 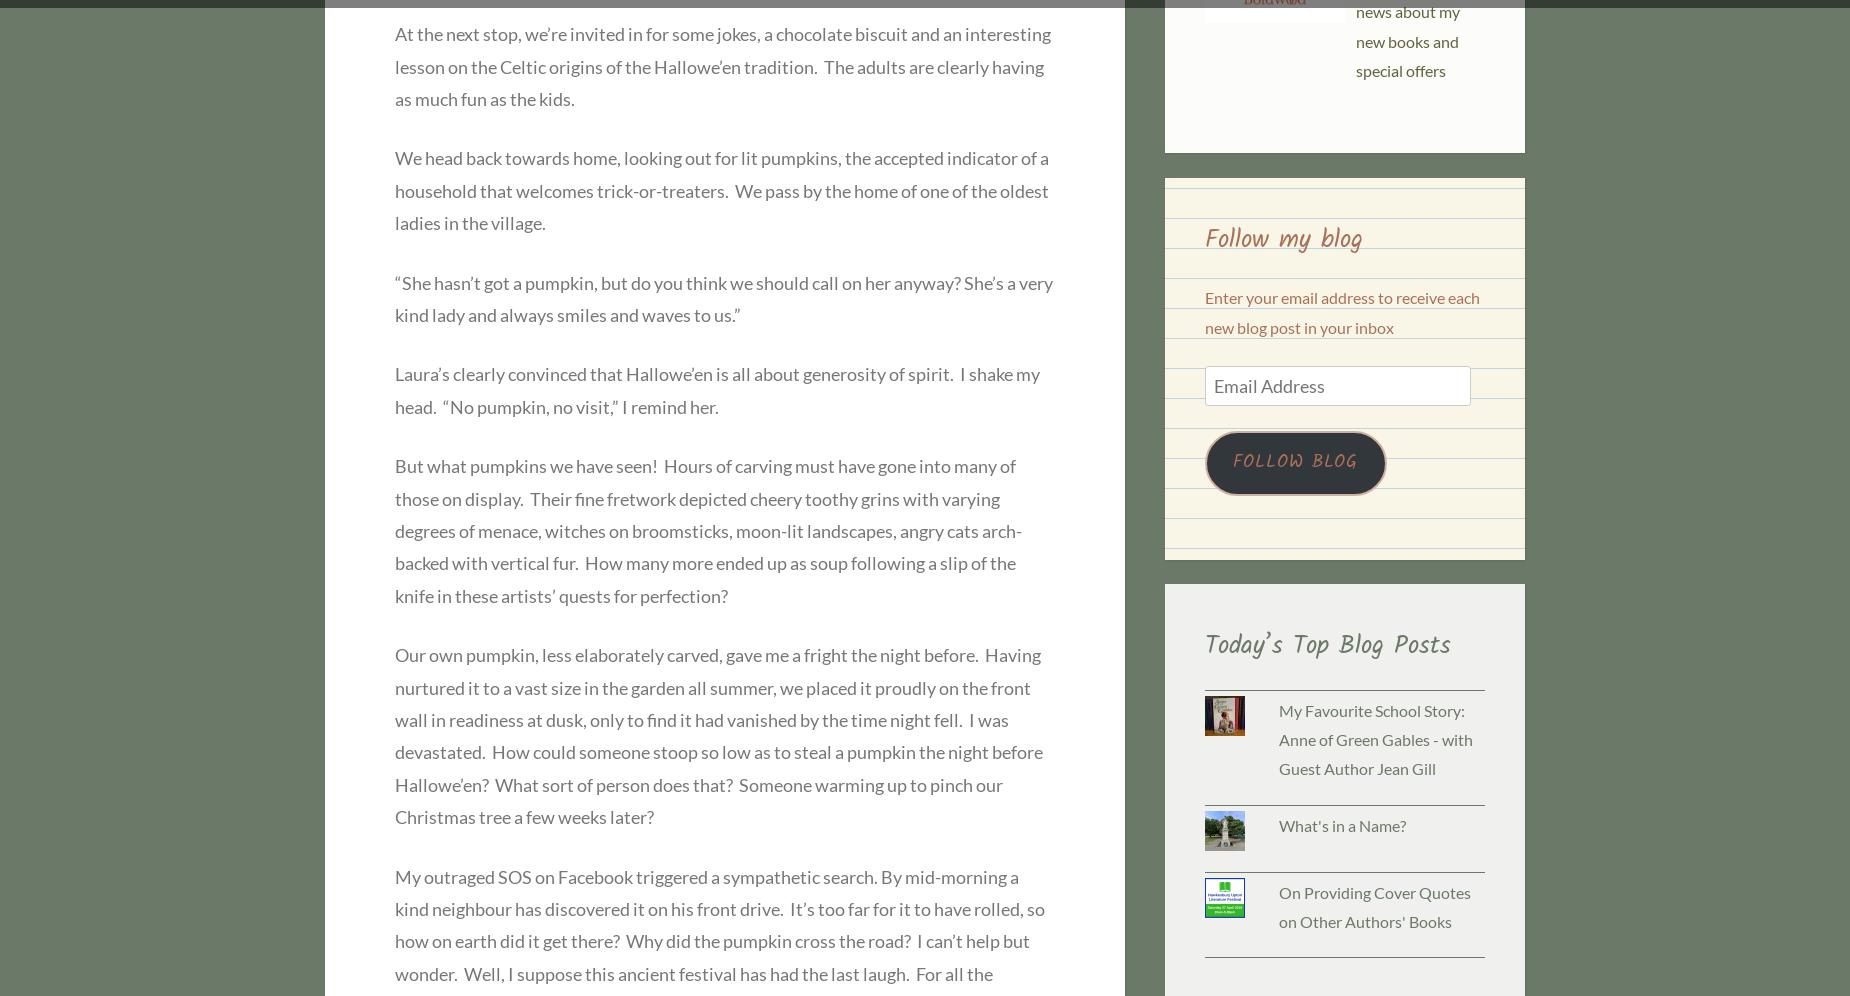 What do you see at coordinates (393, 297) in the screenshot?
I see `'“She hasn’t got a pumpkin, but do you think we should call on her anyway? She’s a very kind lady and always smiles and waves to us.”'` at bounding box center [393, 297].